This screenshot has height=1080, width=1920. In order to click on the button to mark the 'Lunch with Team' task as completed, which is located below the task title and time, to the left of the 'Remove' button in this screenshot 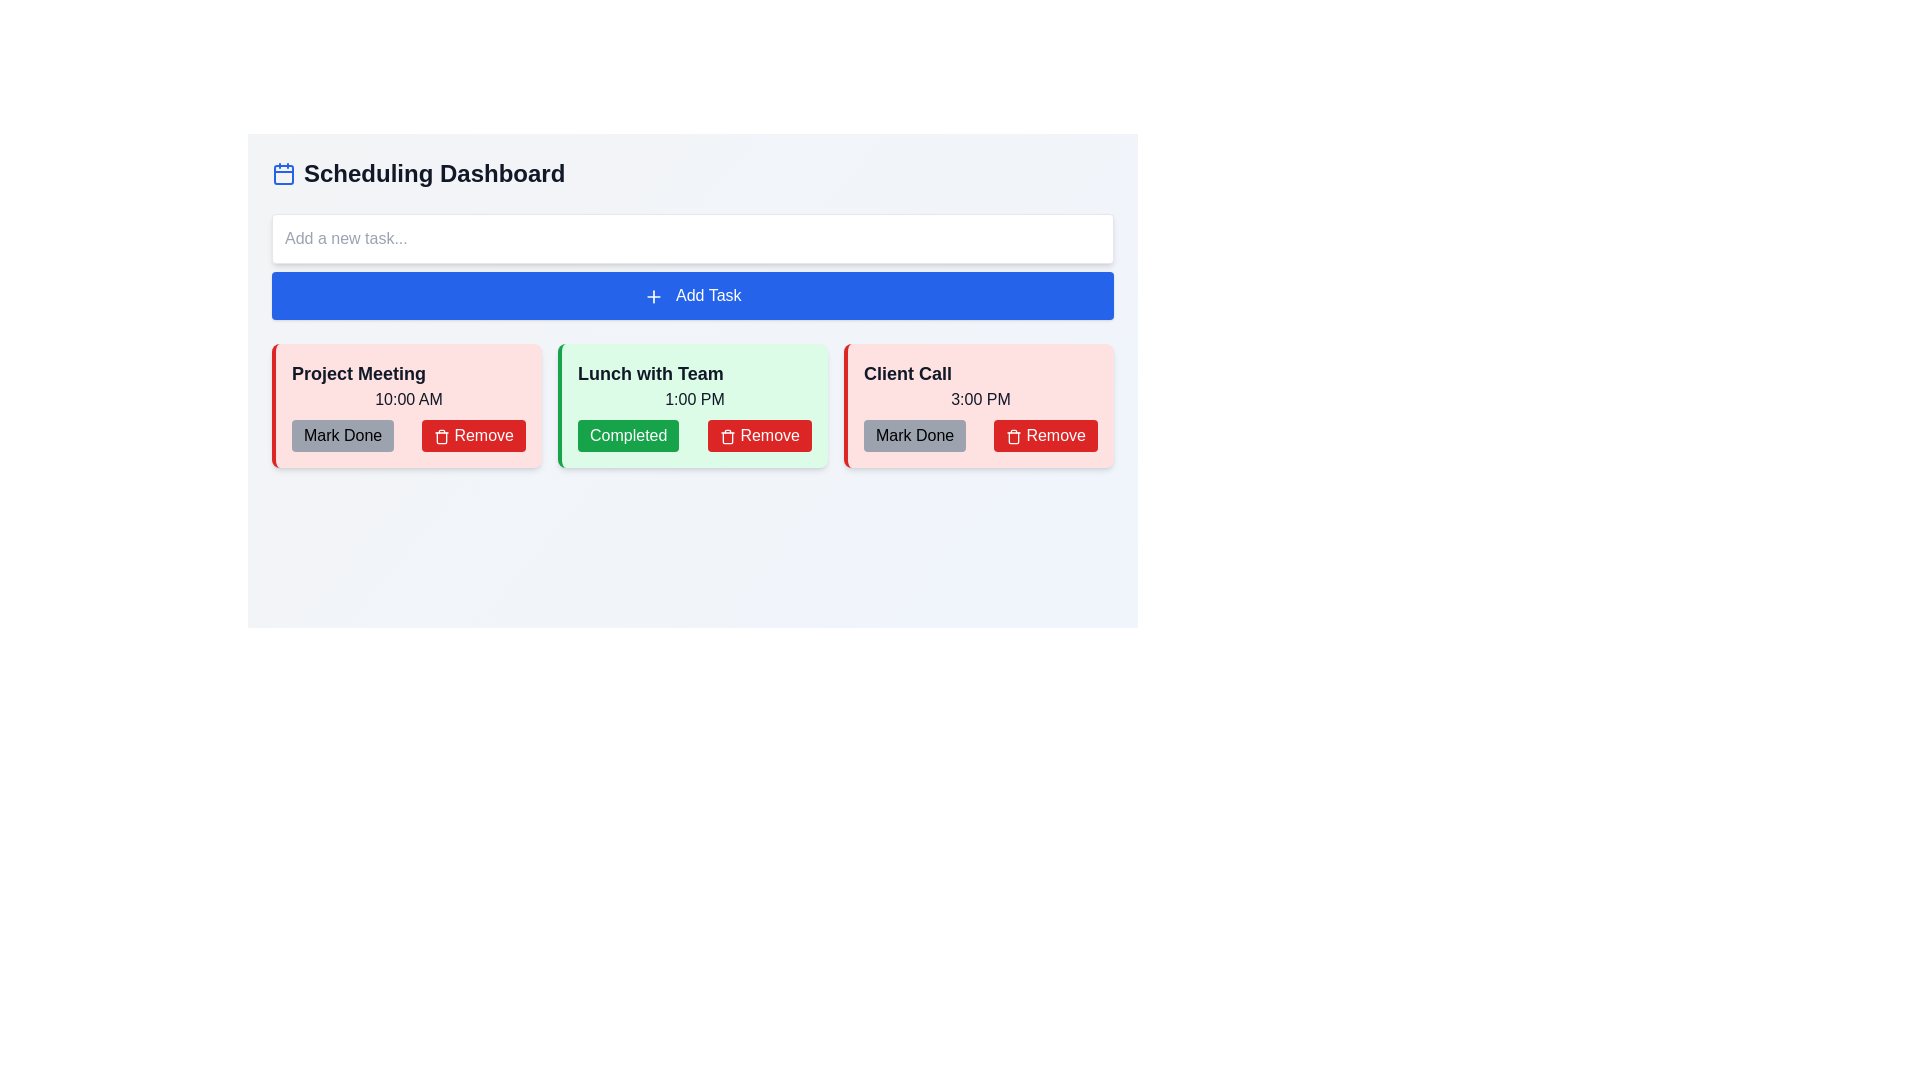, I will do `click(627, 434)`.